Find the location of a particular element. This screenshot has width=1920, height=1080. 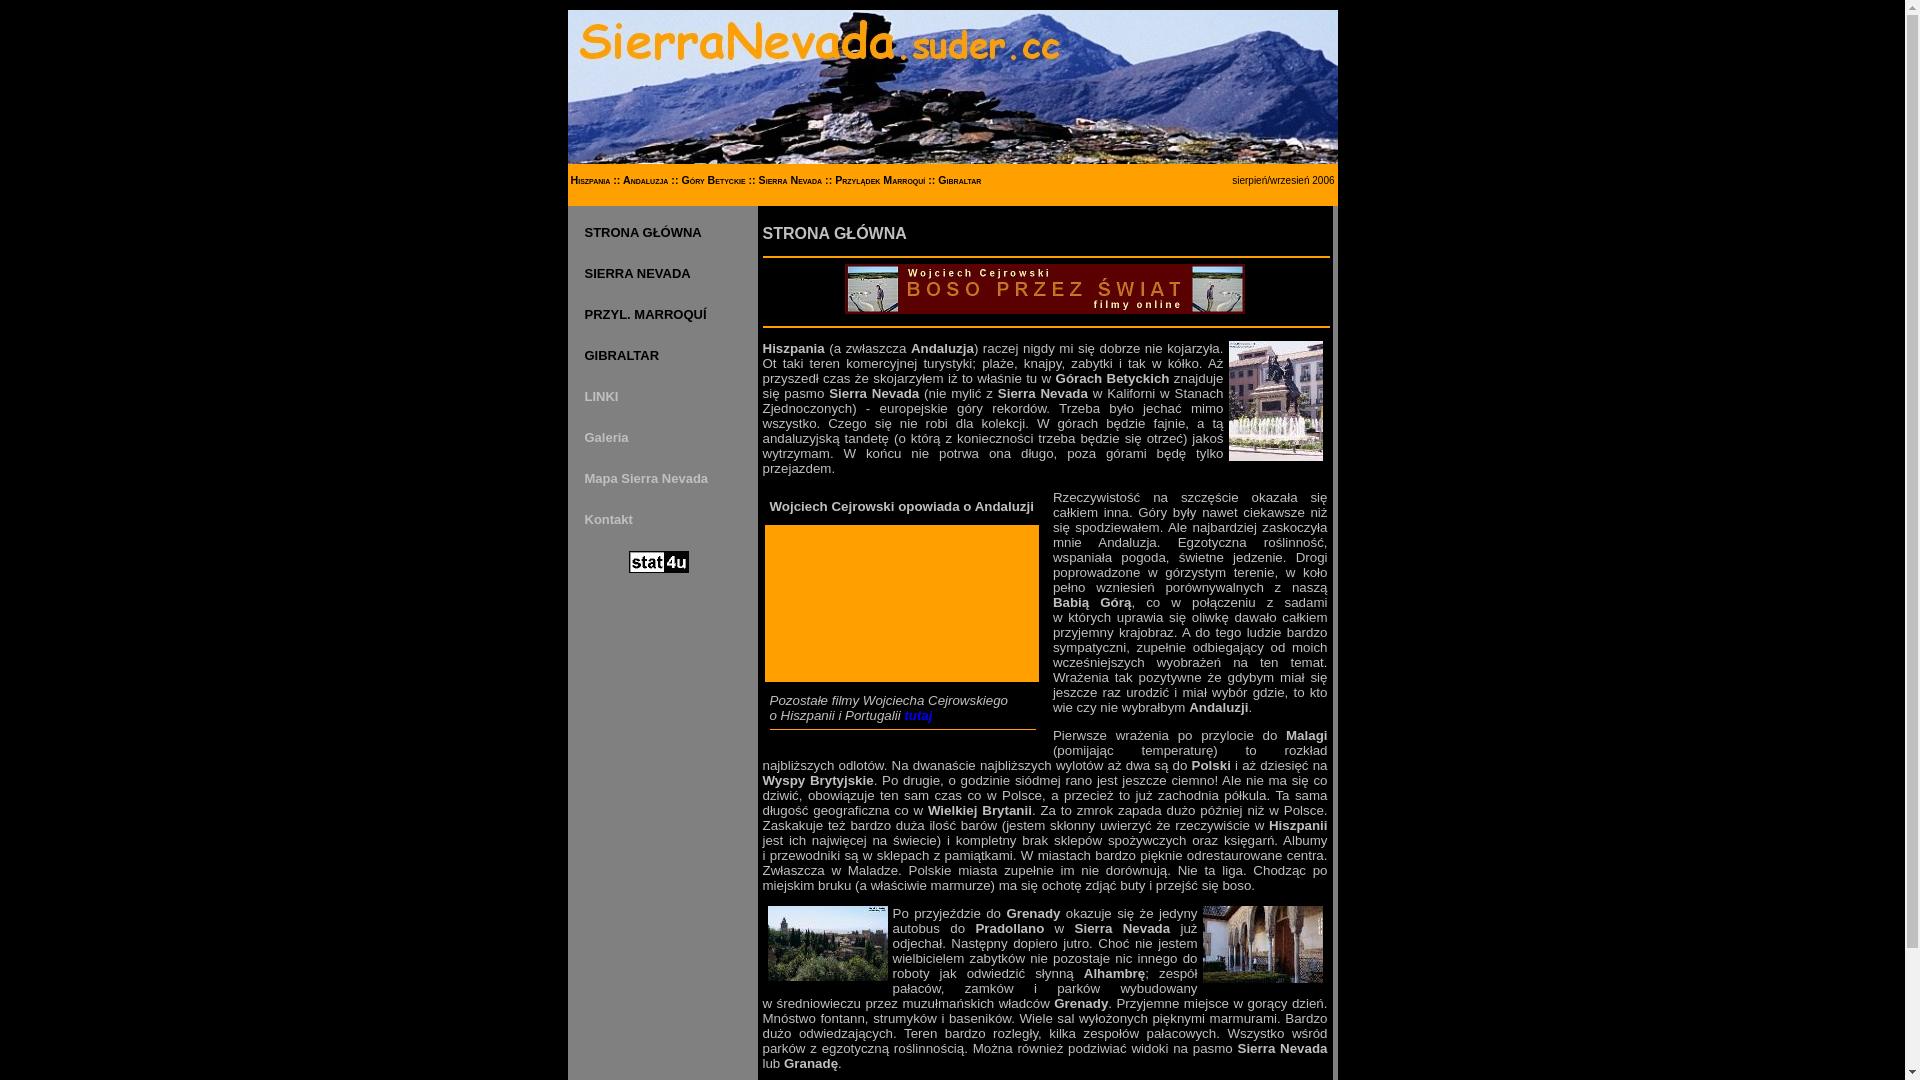

'Galeria' is located at coordinates (604, 436).